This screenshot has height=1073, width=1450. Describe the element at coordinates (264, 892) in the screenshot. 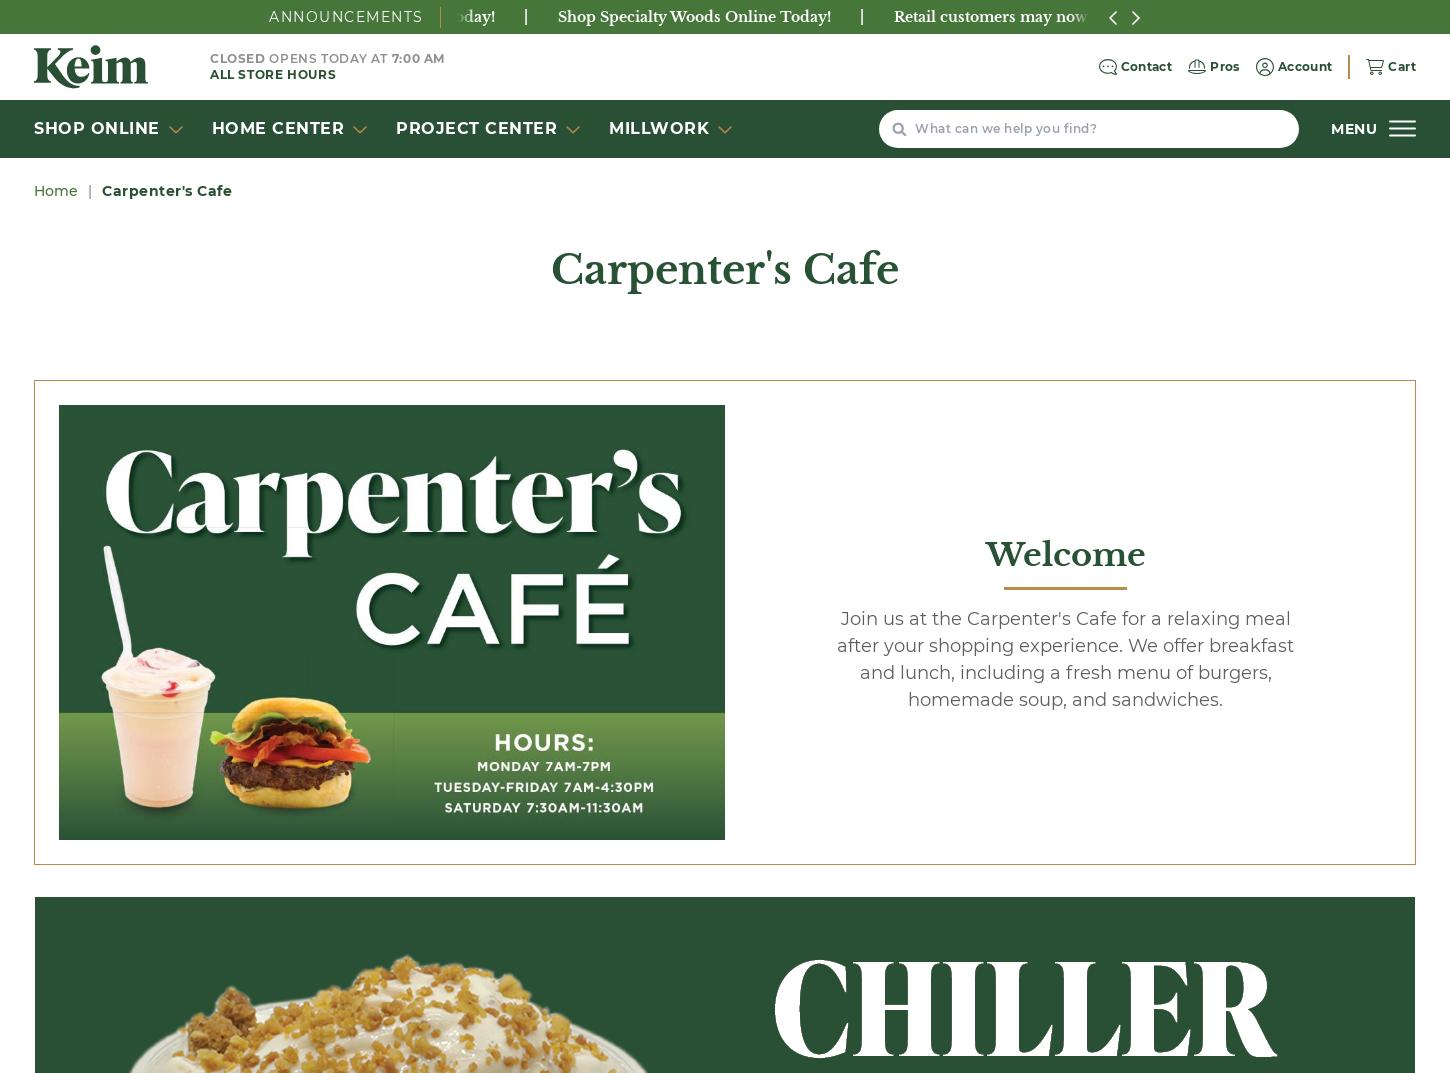

I see `'Latte......................................................... $3.95........ $4.25'` at that location.